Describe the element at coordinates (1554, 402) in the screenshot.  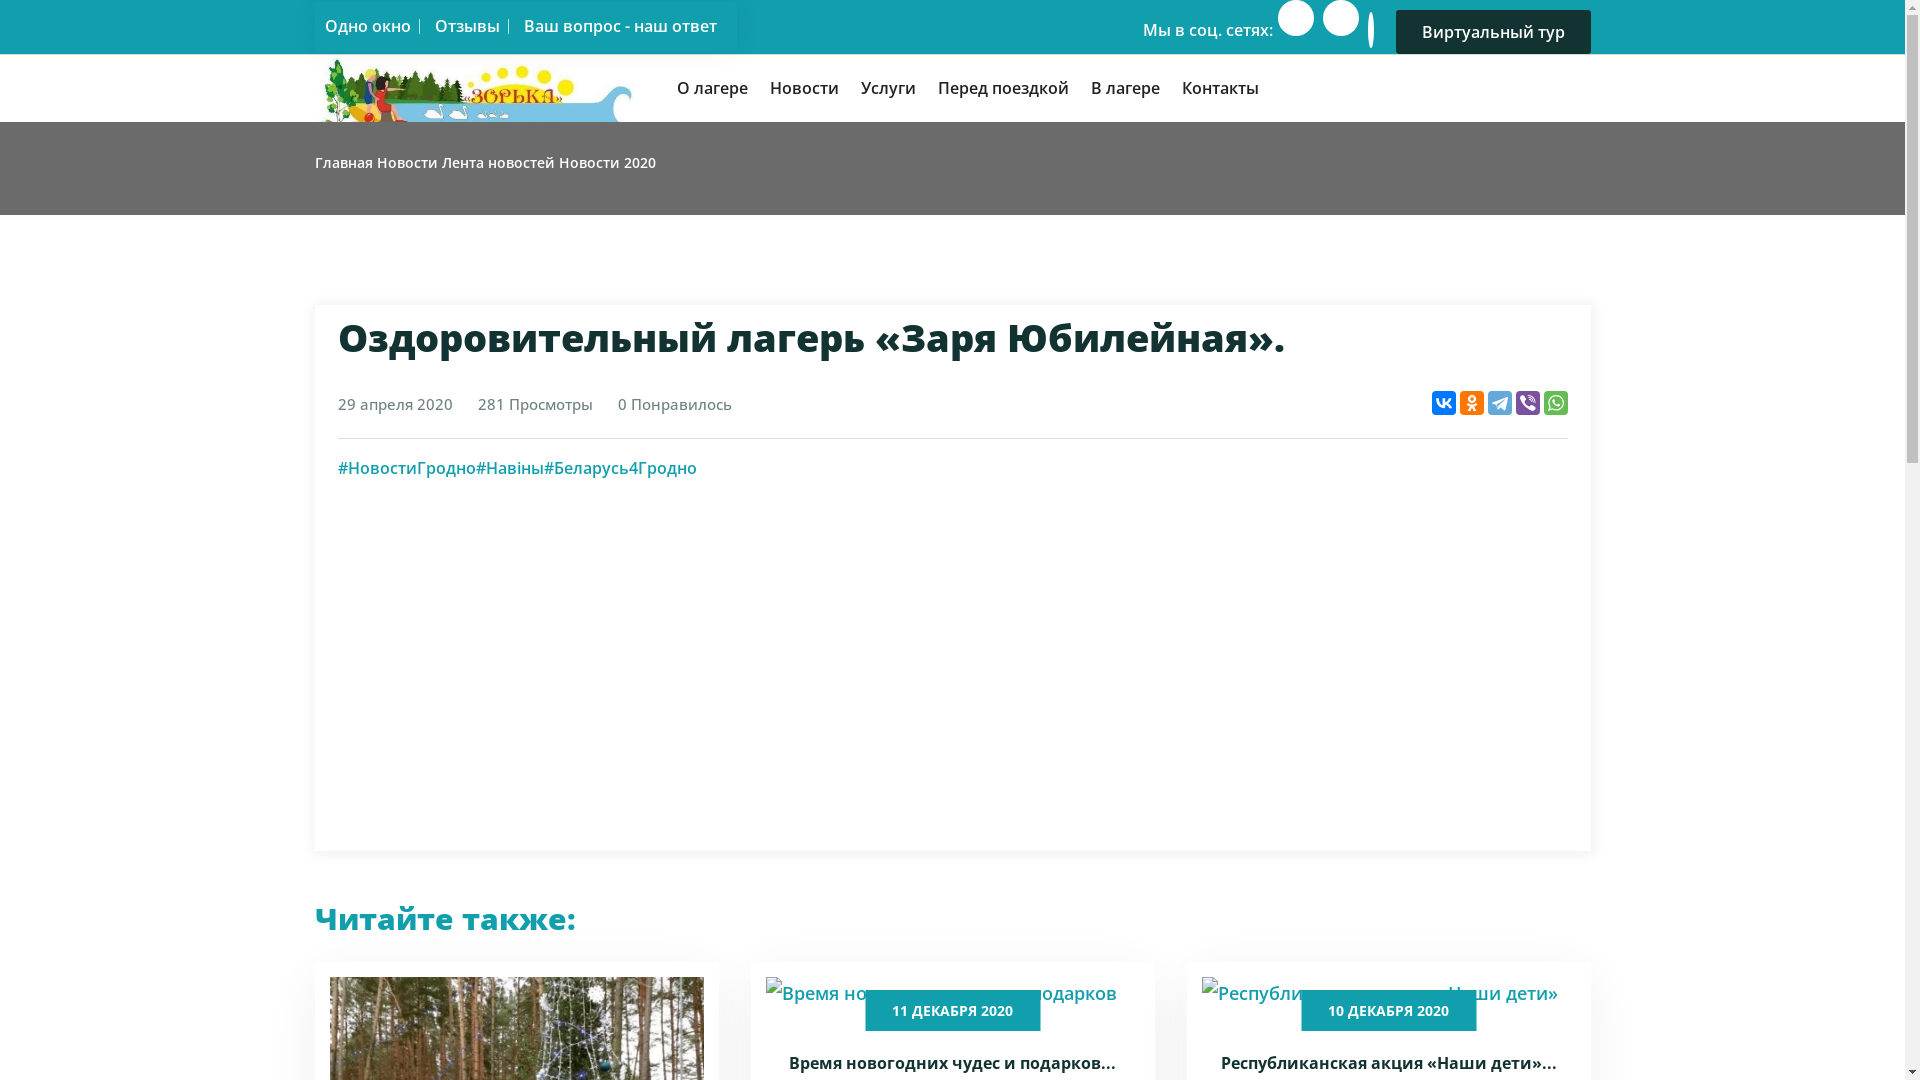
I see `'WhatsApp'` at that location.